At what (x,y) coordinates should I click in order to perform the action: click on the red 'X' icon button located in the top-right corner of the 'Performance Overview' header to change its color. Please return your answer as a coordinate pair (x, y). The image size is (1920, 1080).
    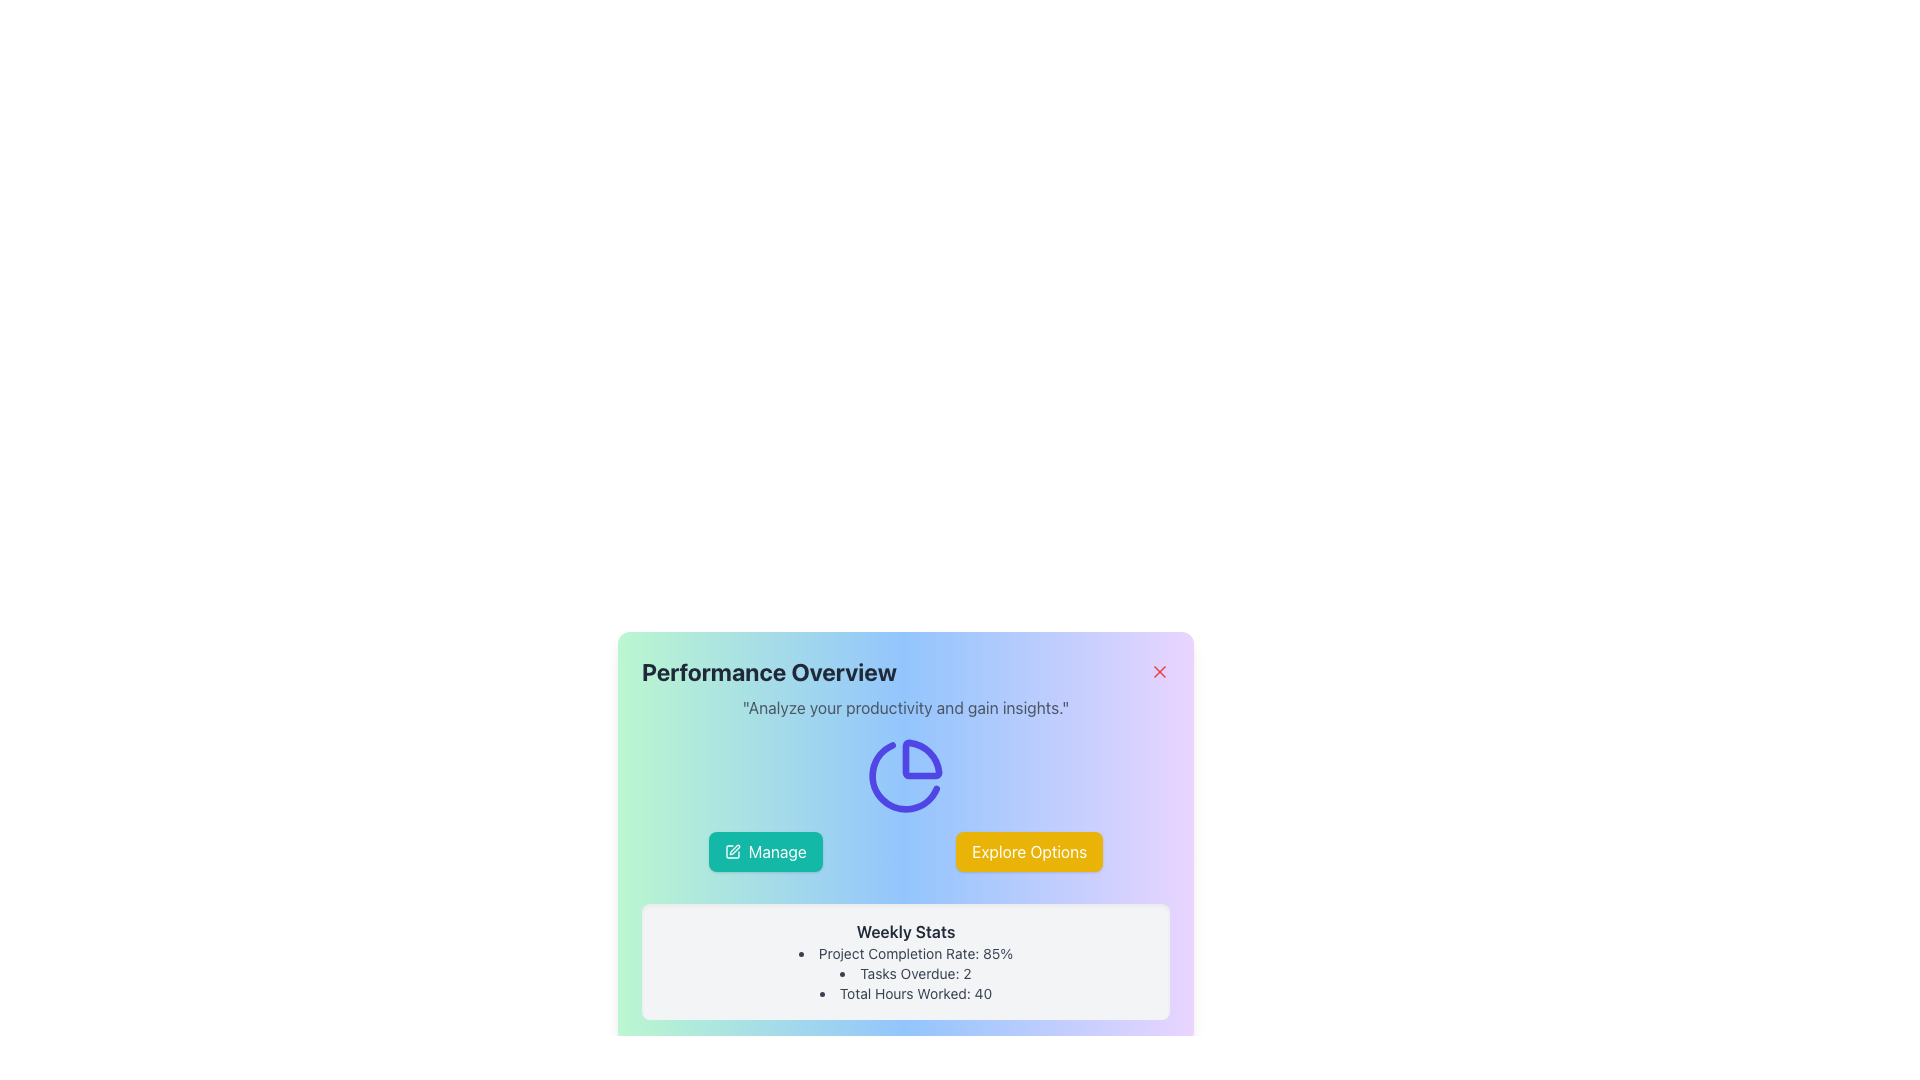
    Looking at the image, I should click on (1160, 671).